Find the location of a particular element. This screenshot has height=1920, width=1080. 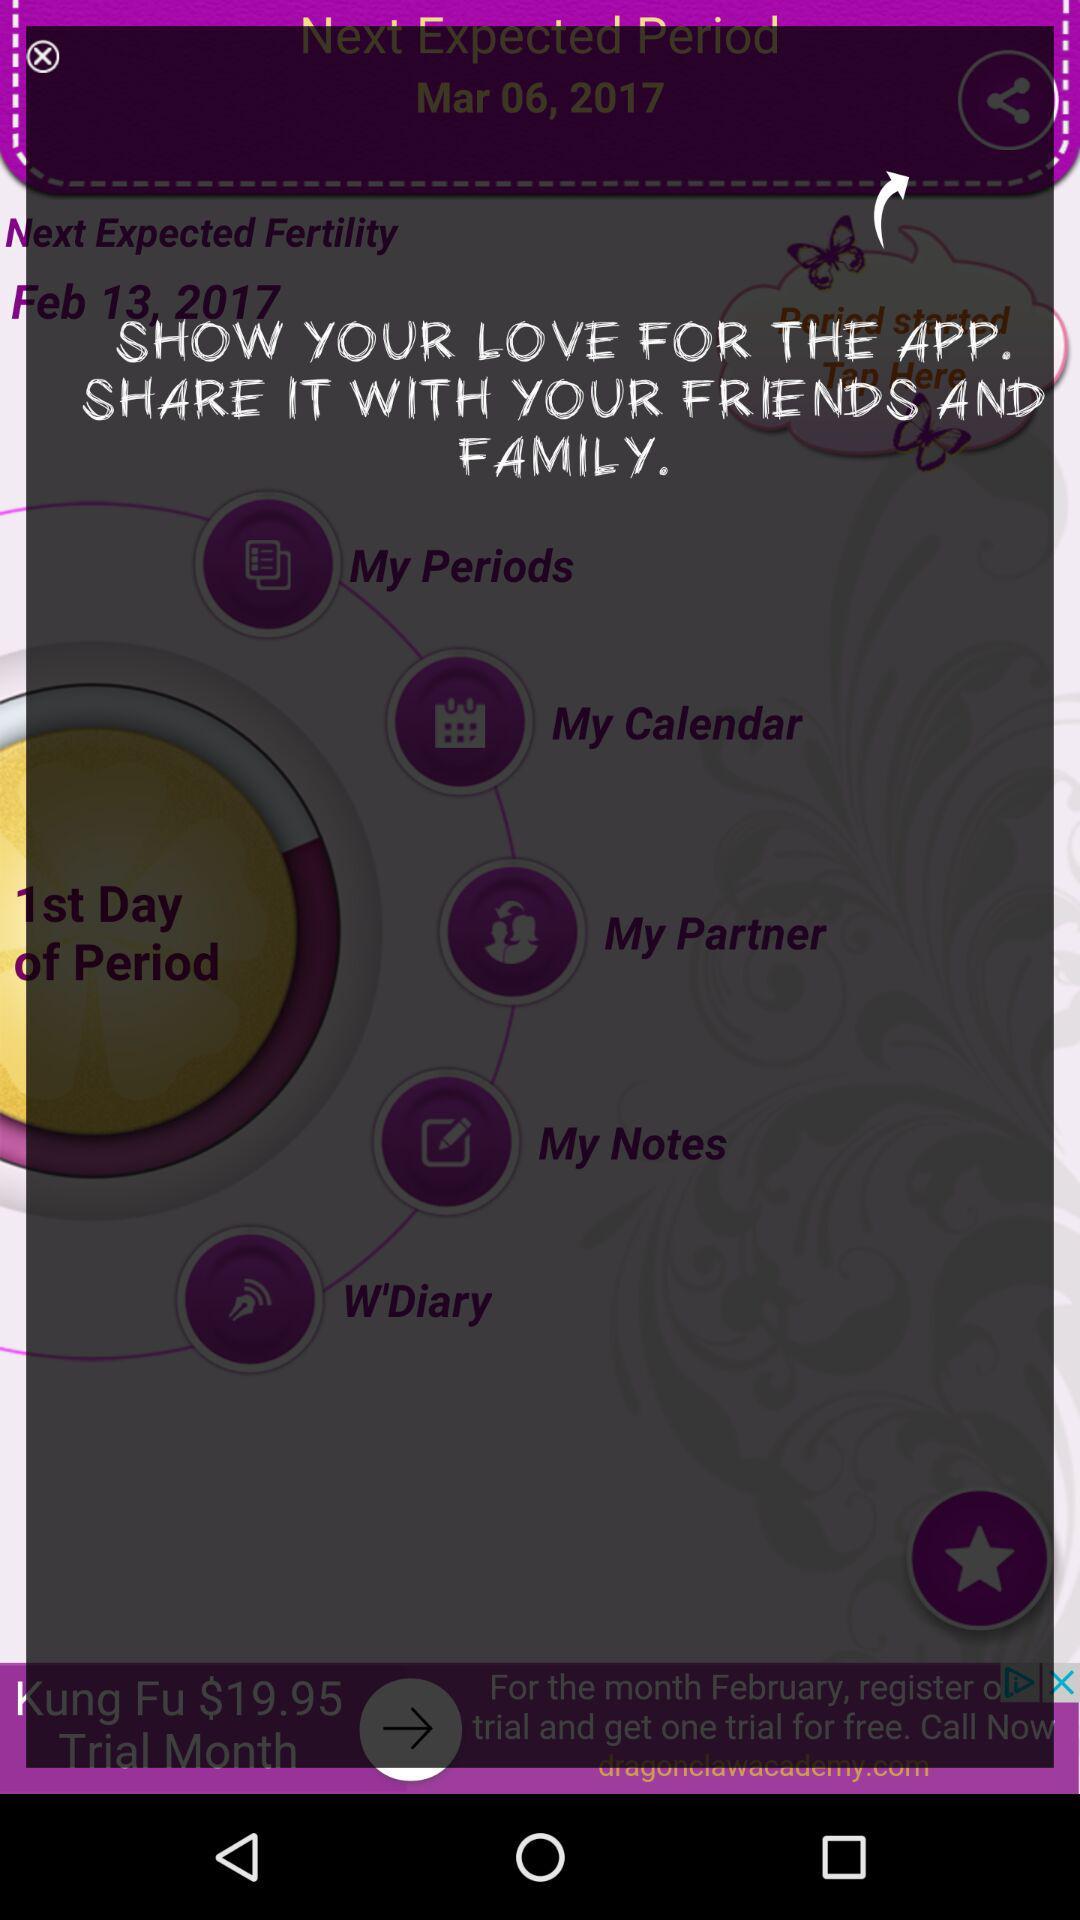

the close icon is located at coordinates (42, 60).